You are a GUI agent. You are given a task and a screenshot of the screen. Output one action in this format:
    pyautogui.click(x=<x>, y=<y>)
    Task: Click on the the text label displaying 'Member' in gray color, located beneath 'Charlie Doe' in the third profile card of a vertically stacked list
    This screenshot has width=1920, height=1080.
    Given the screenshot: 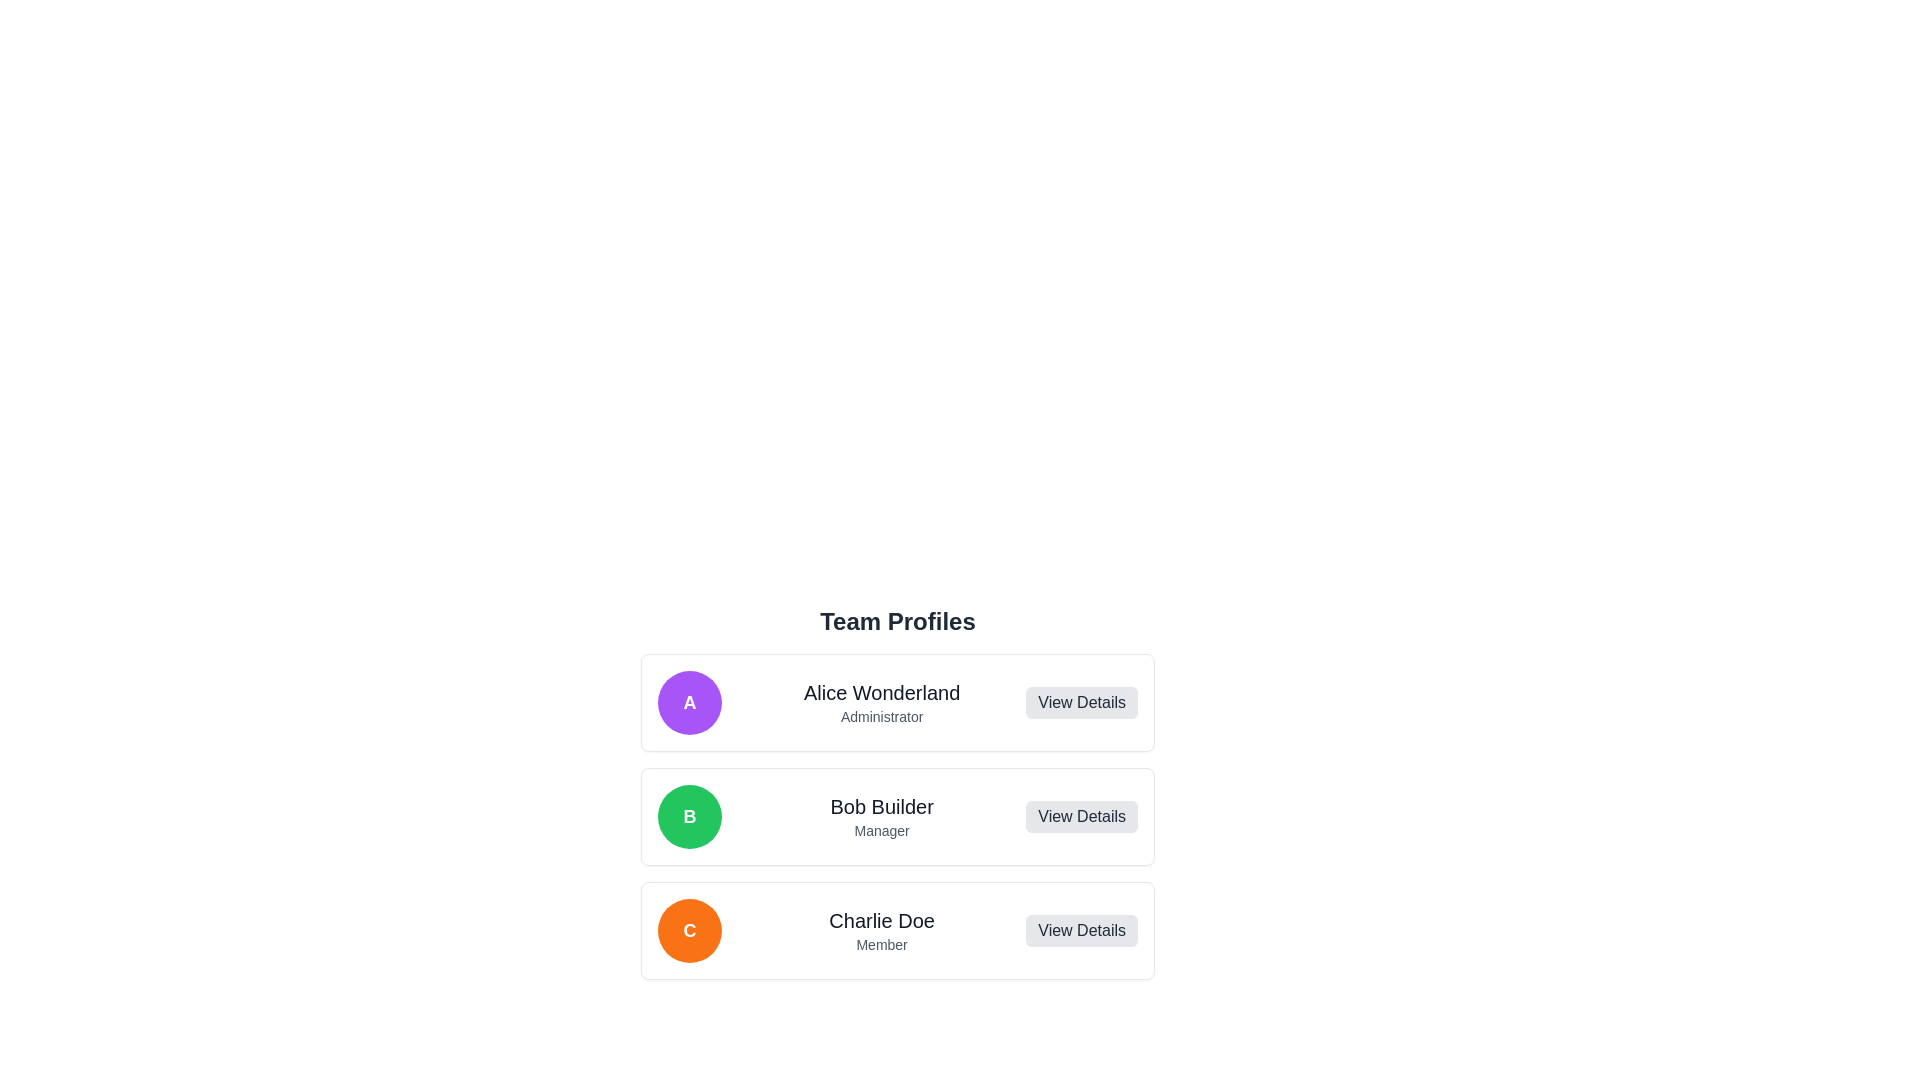 What is the action you would take?
    pyautogui.click(x=881, y=945)
    